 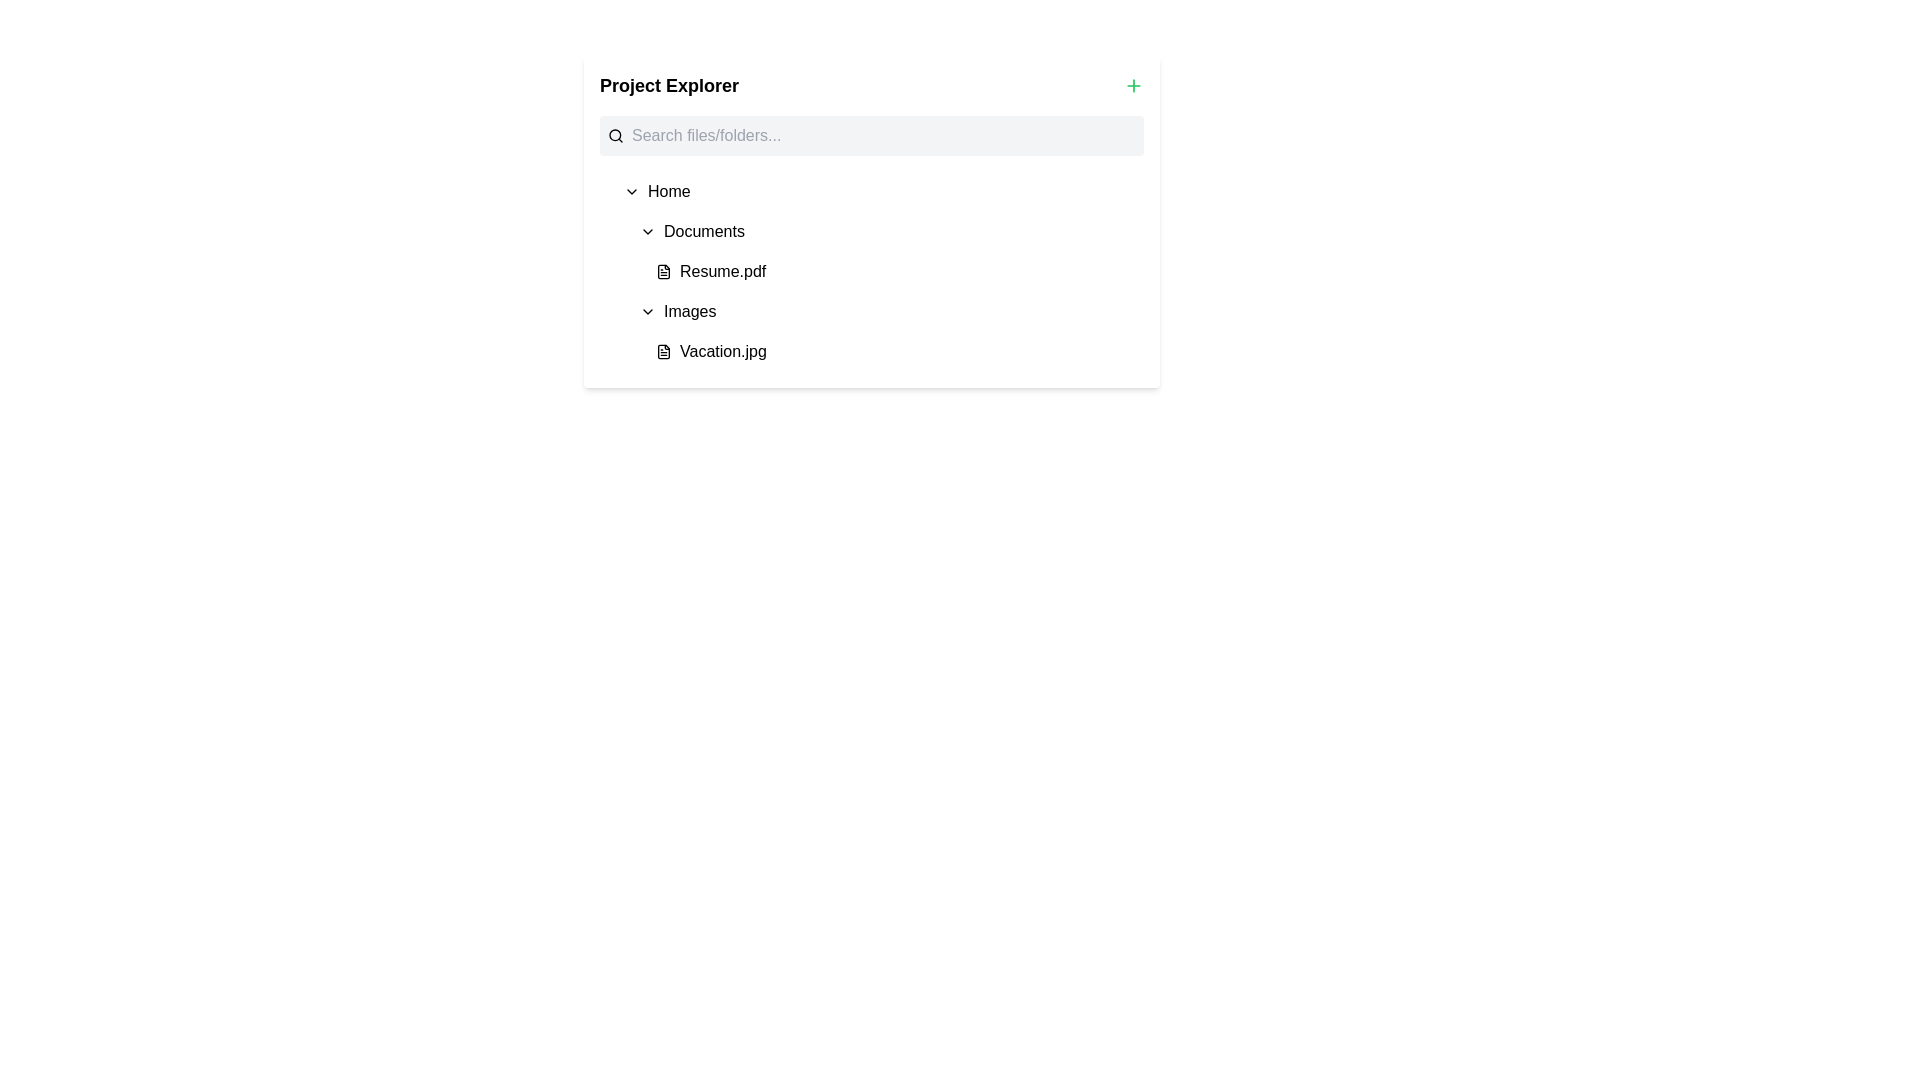 What do you see at coordinates (722, 350) in the screenshot?
I see `the label representing the file name 'Vacation.jpg' located in the 'Images' folder within the 'Project Explorer'` at bounding box center [722, 350].